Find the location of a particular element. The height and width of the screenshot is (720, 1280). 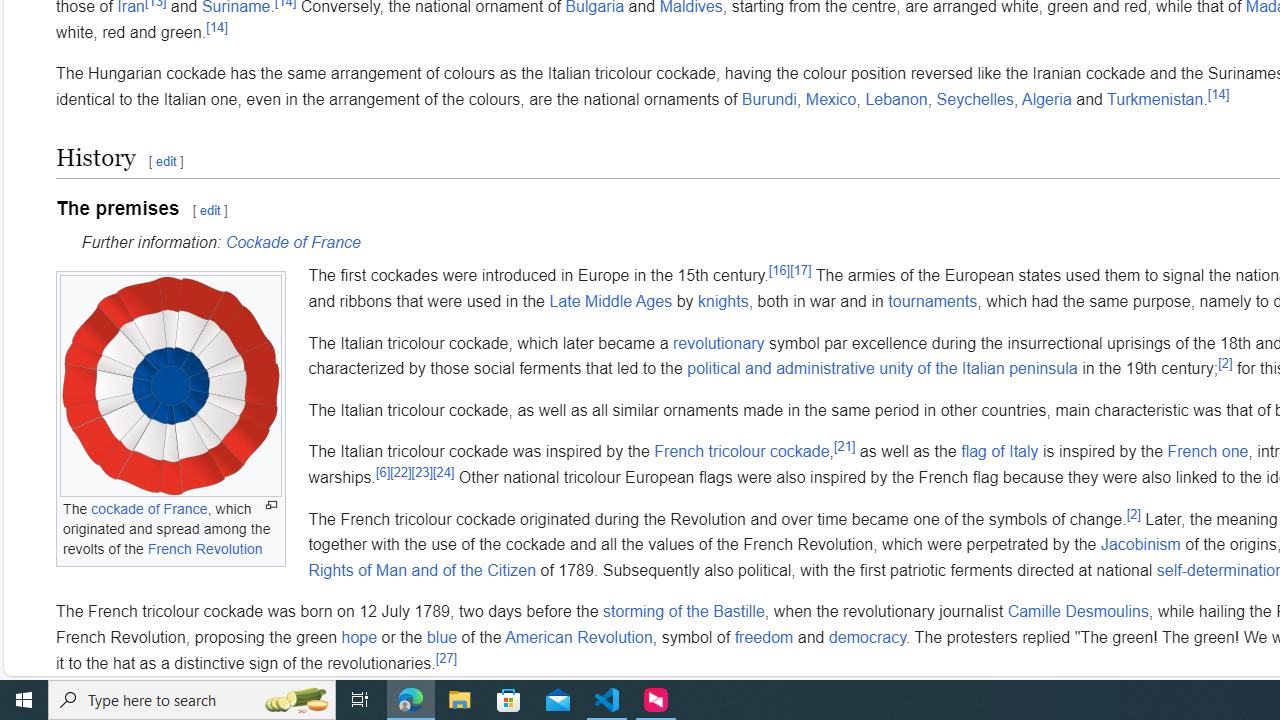

'[24]' is located at coordinates (442, 471).